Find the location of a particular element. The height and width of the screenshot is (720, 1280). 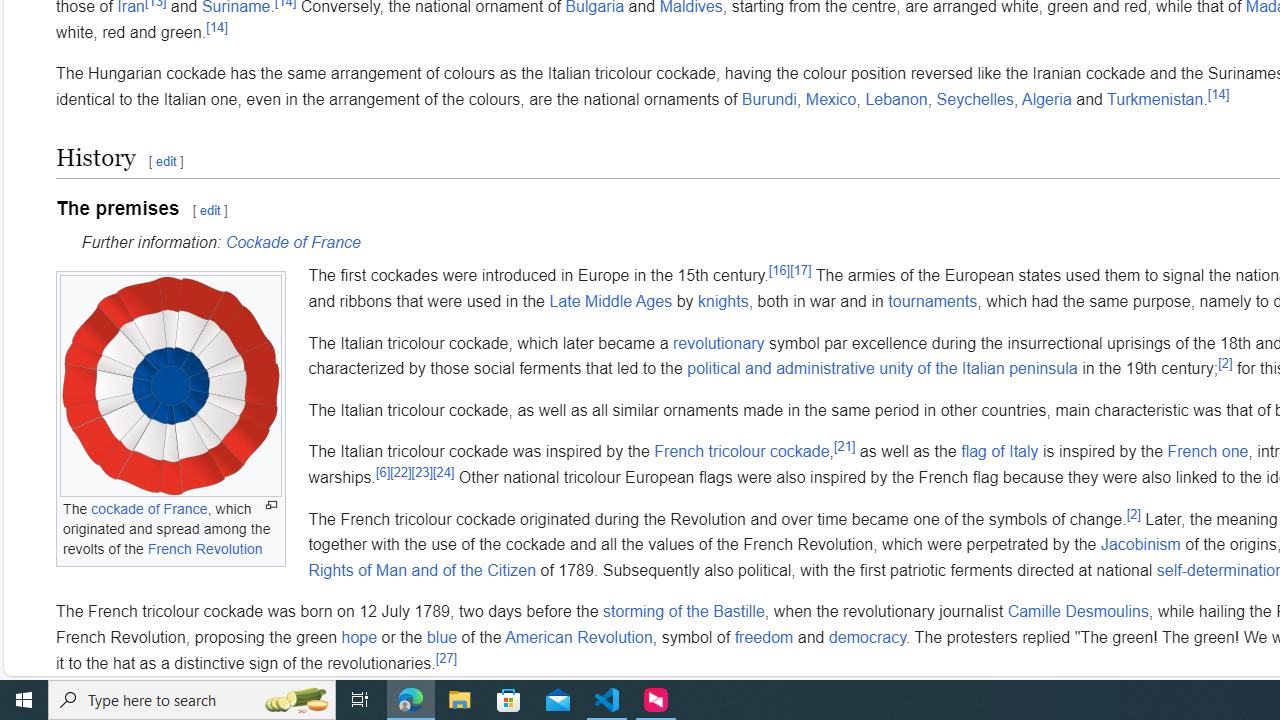

'[24]' is located at coordinates (442, 471).